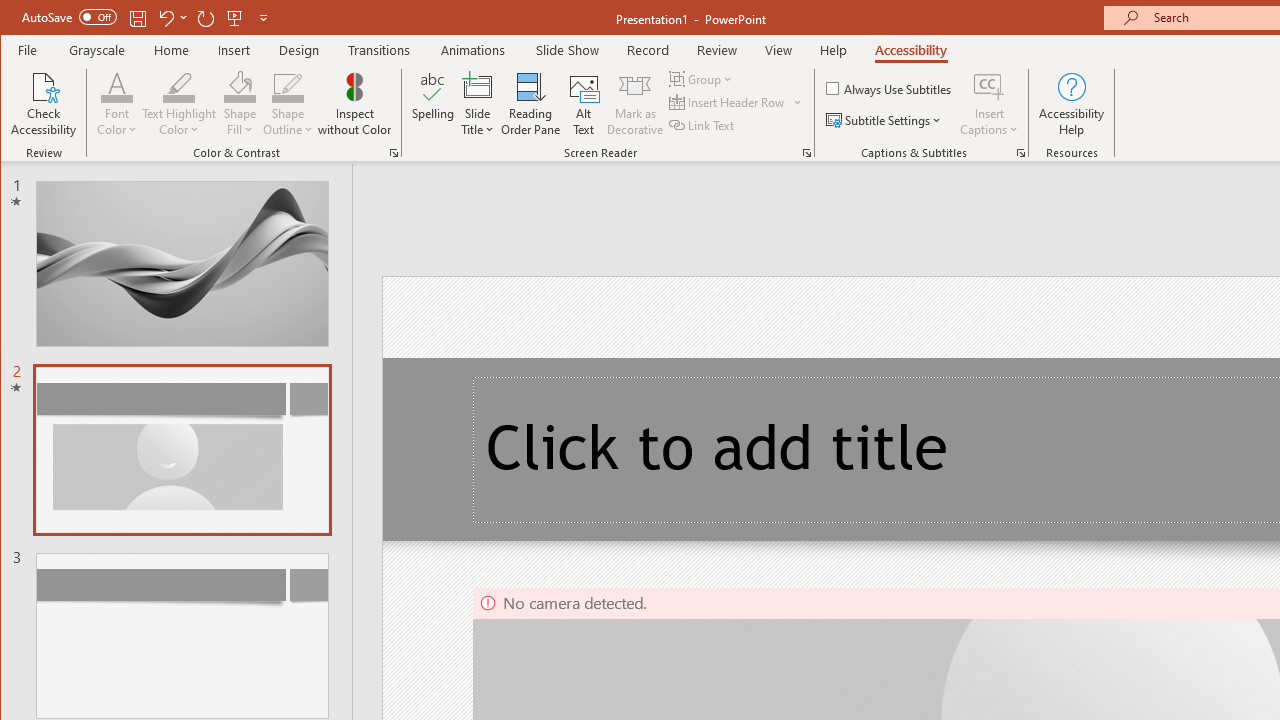 Image resolution: width=1280 pixels, height=720 pixels. I want to click on 'Save', so click(137, 17).